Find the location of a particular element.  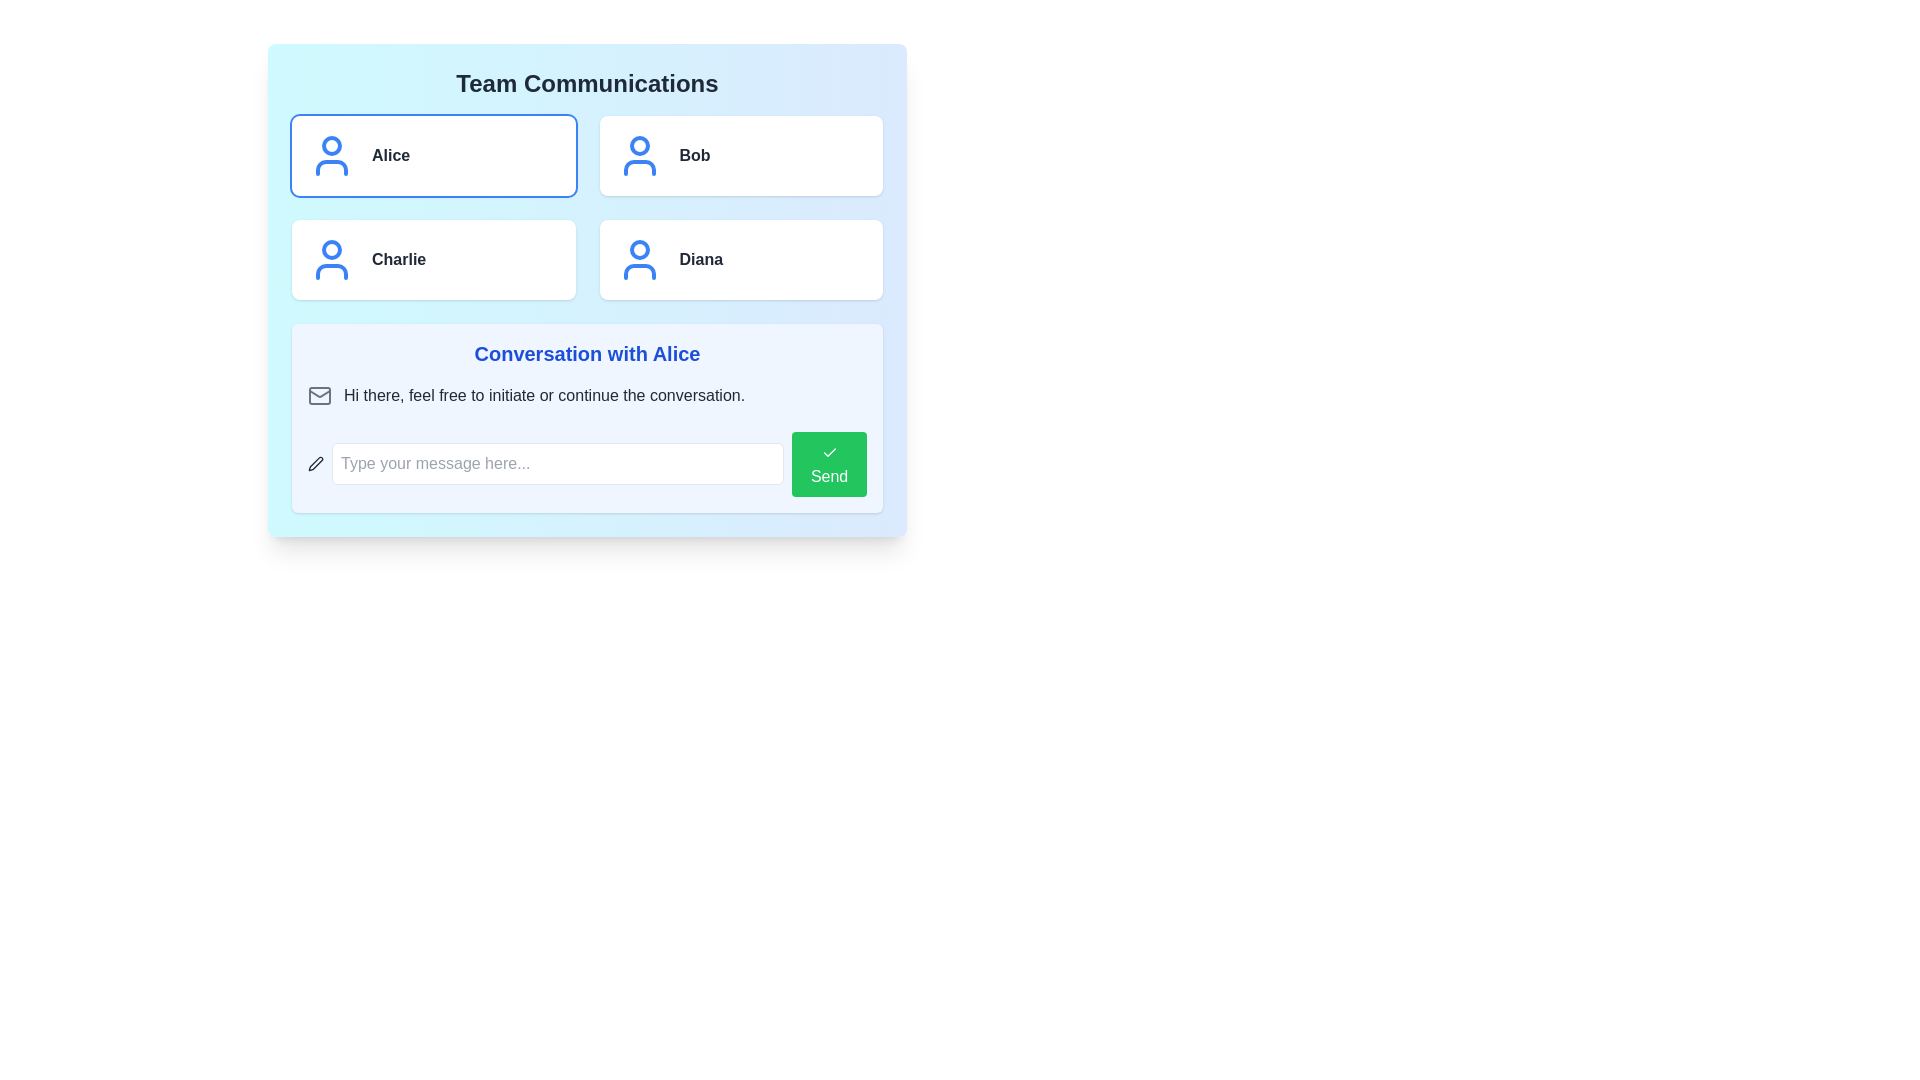

the blue-colored user icon with a circular head and simplified body outline located within the box labeled 'Diana' in the lower right corner of the grid is located at coordinates (638, 258).